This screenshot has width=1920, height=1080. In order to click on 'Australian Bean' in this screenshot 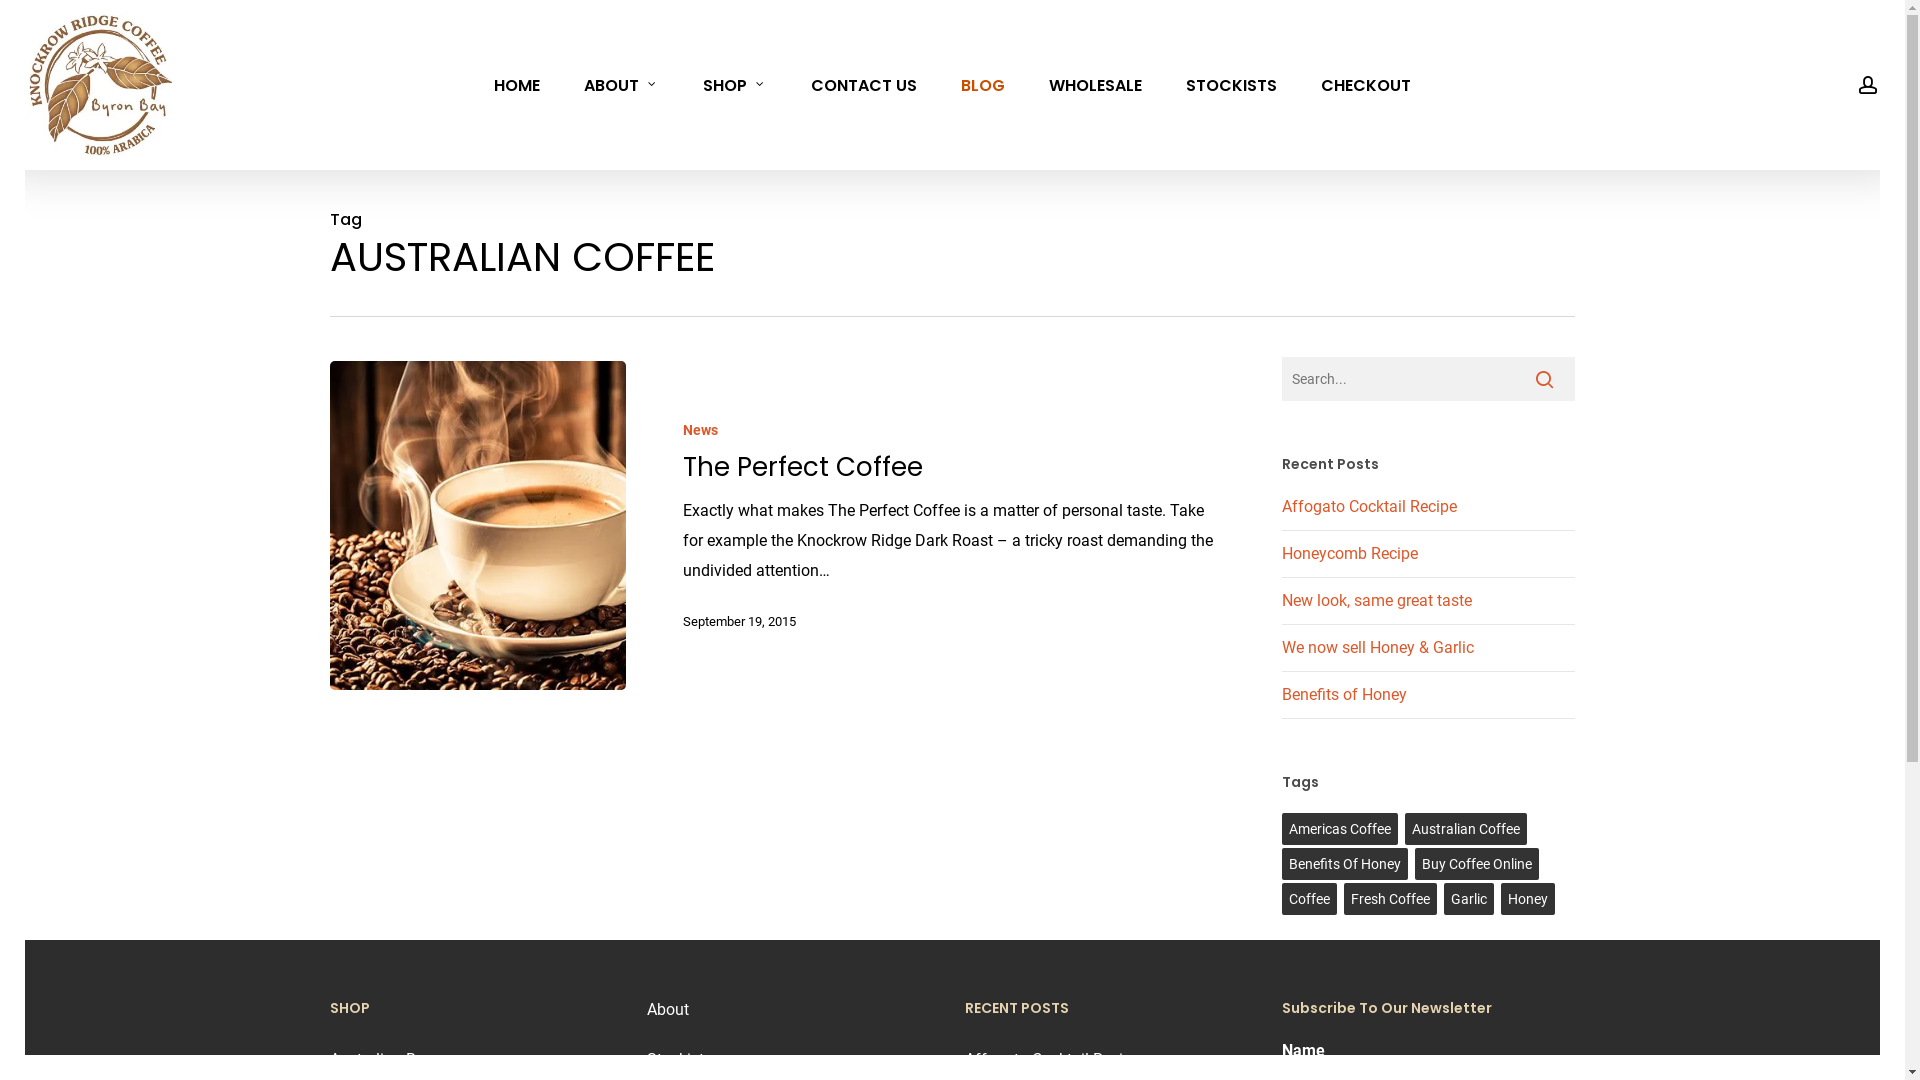, I will do `click(330, 1058)`.